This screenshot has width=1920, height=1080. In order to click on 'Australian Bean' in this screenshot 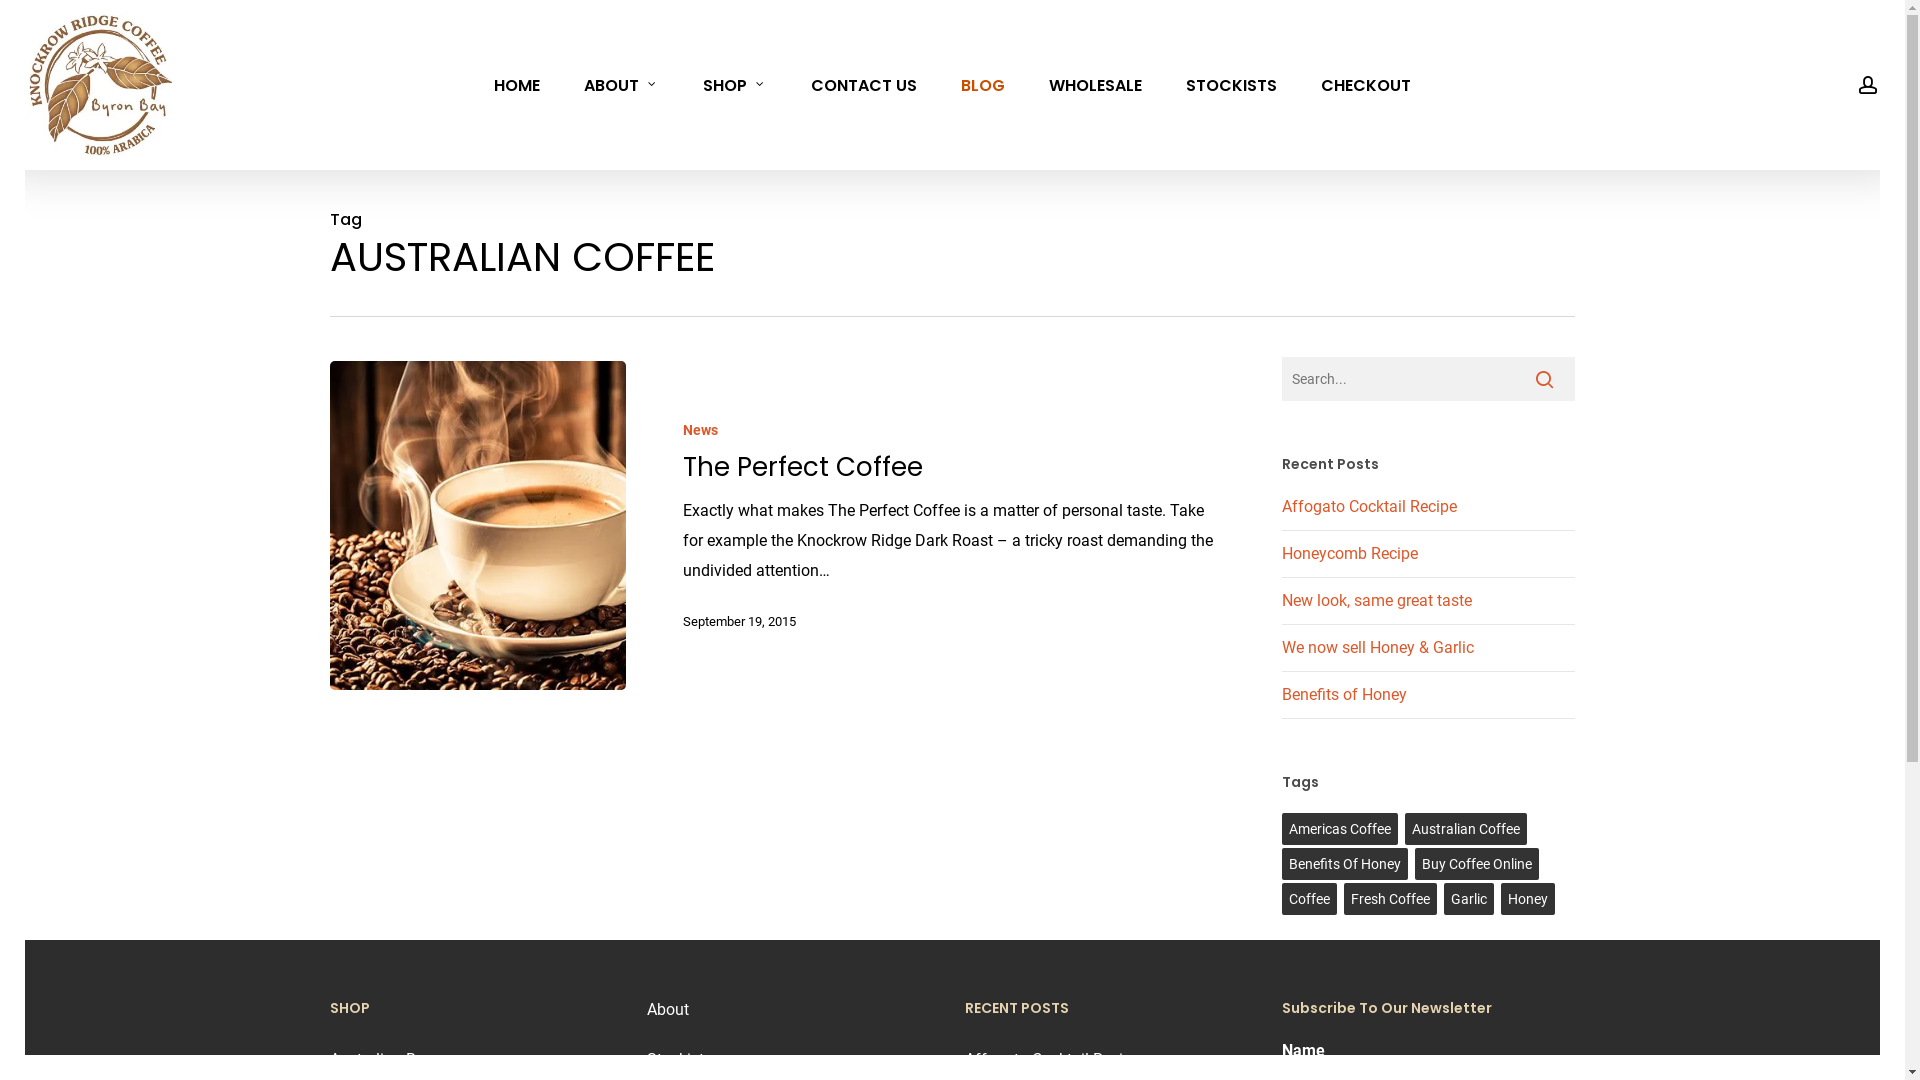, I will do `click(330, 1058)`.